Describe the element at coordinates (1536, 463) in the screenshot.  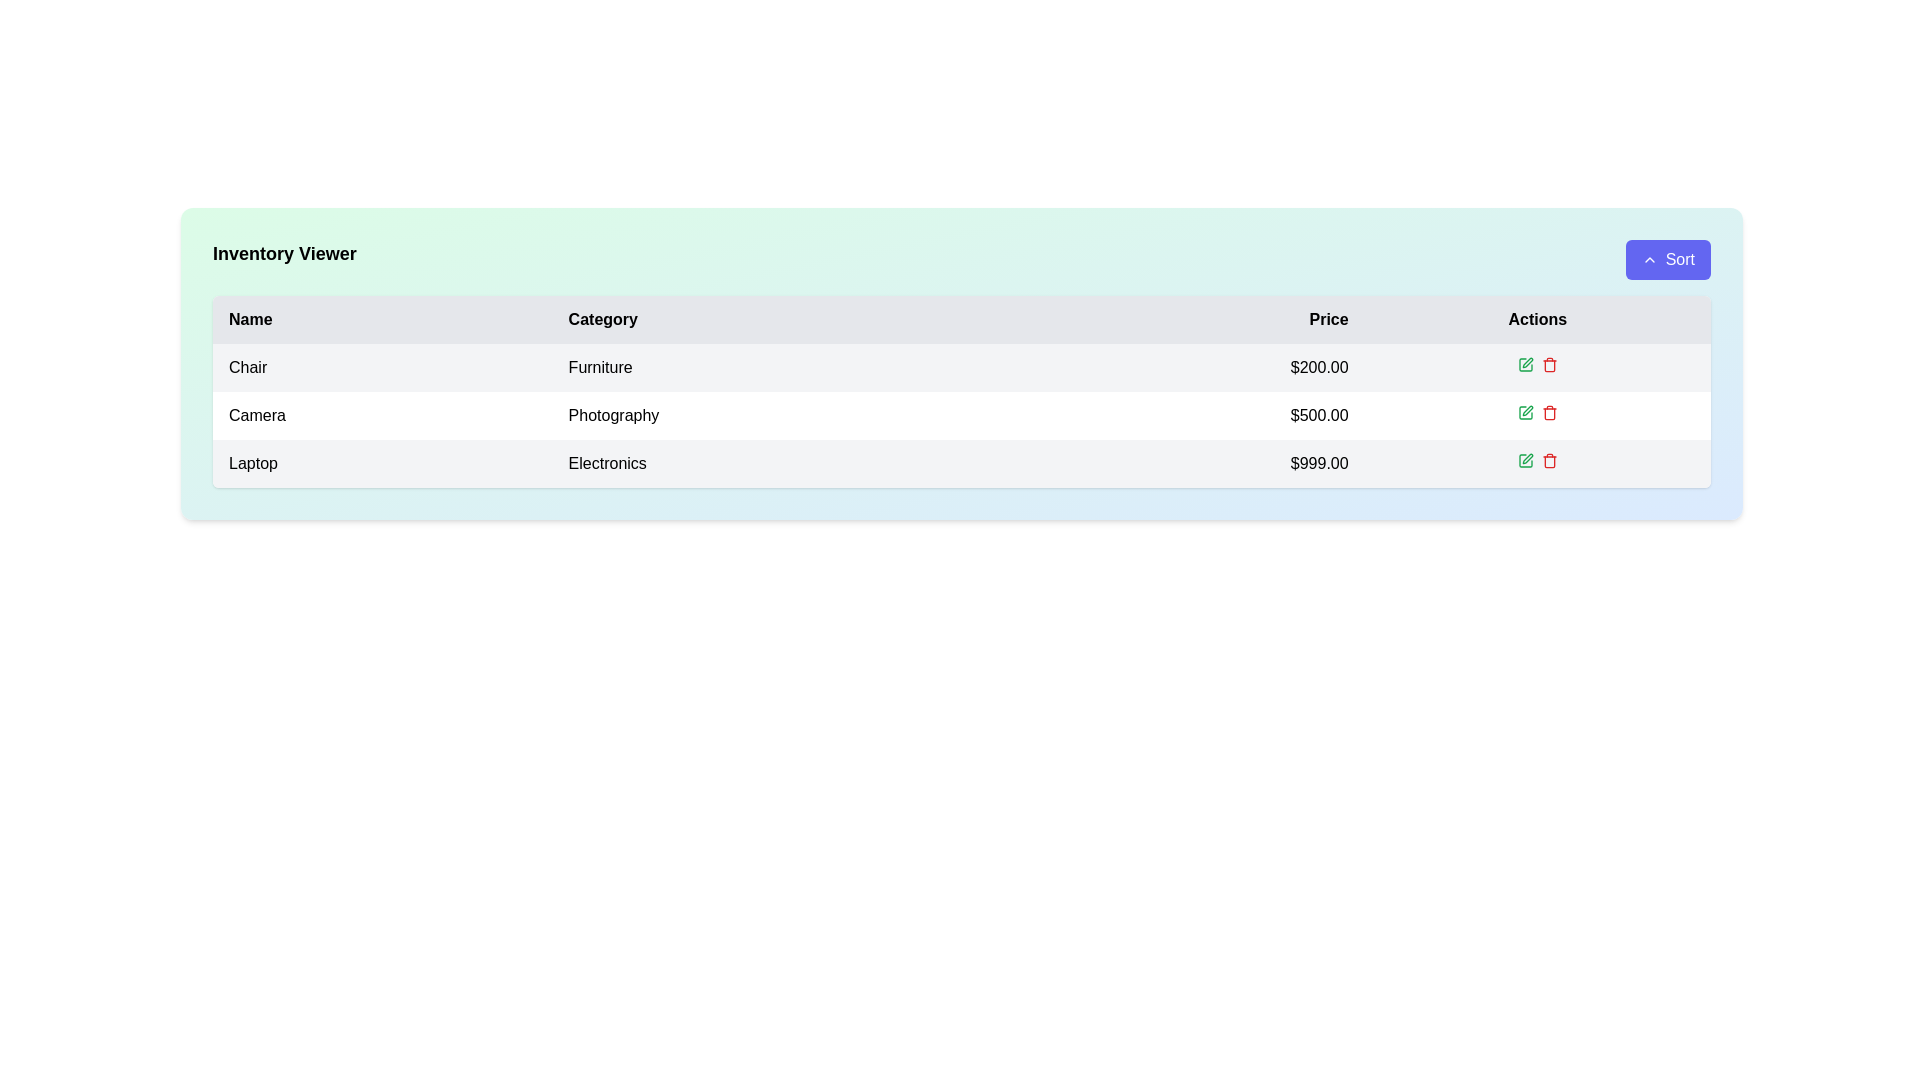
I see `the empty cell in the 'Actions' column of the row associated with the item 'Laptop' in the table` at that location.